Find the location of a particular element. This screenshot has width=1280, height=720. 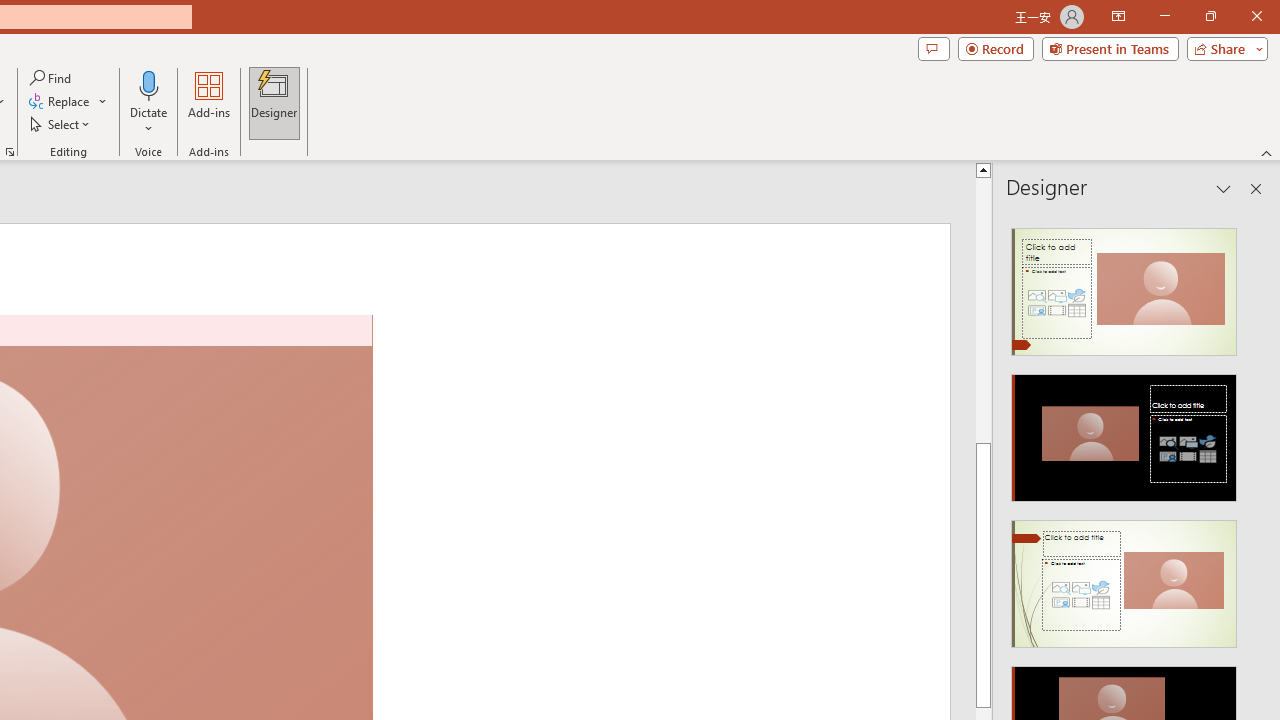

'Close' is located at coordinates (1255, 16).